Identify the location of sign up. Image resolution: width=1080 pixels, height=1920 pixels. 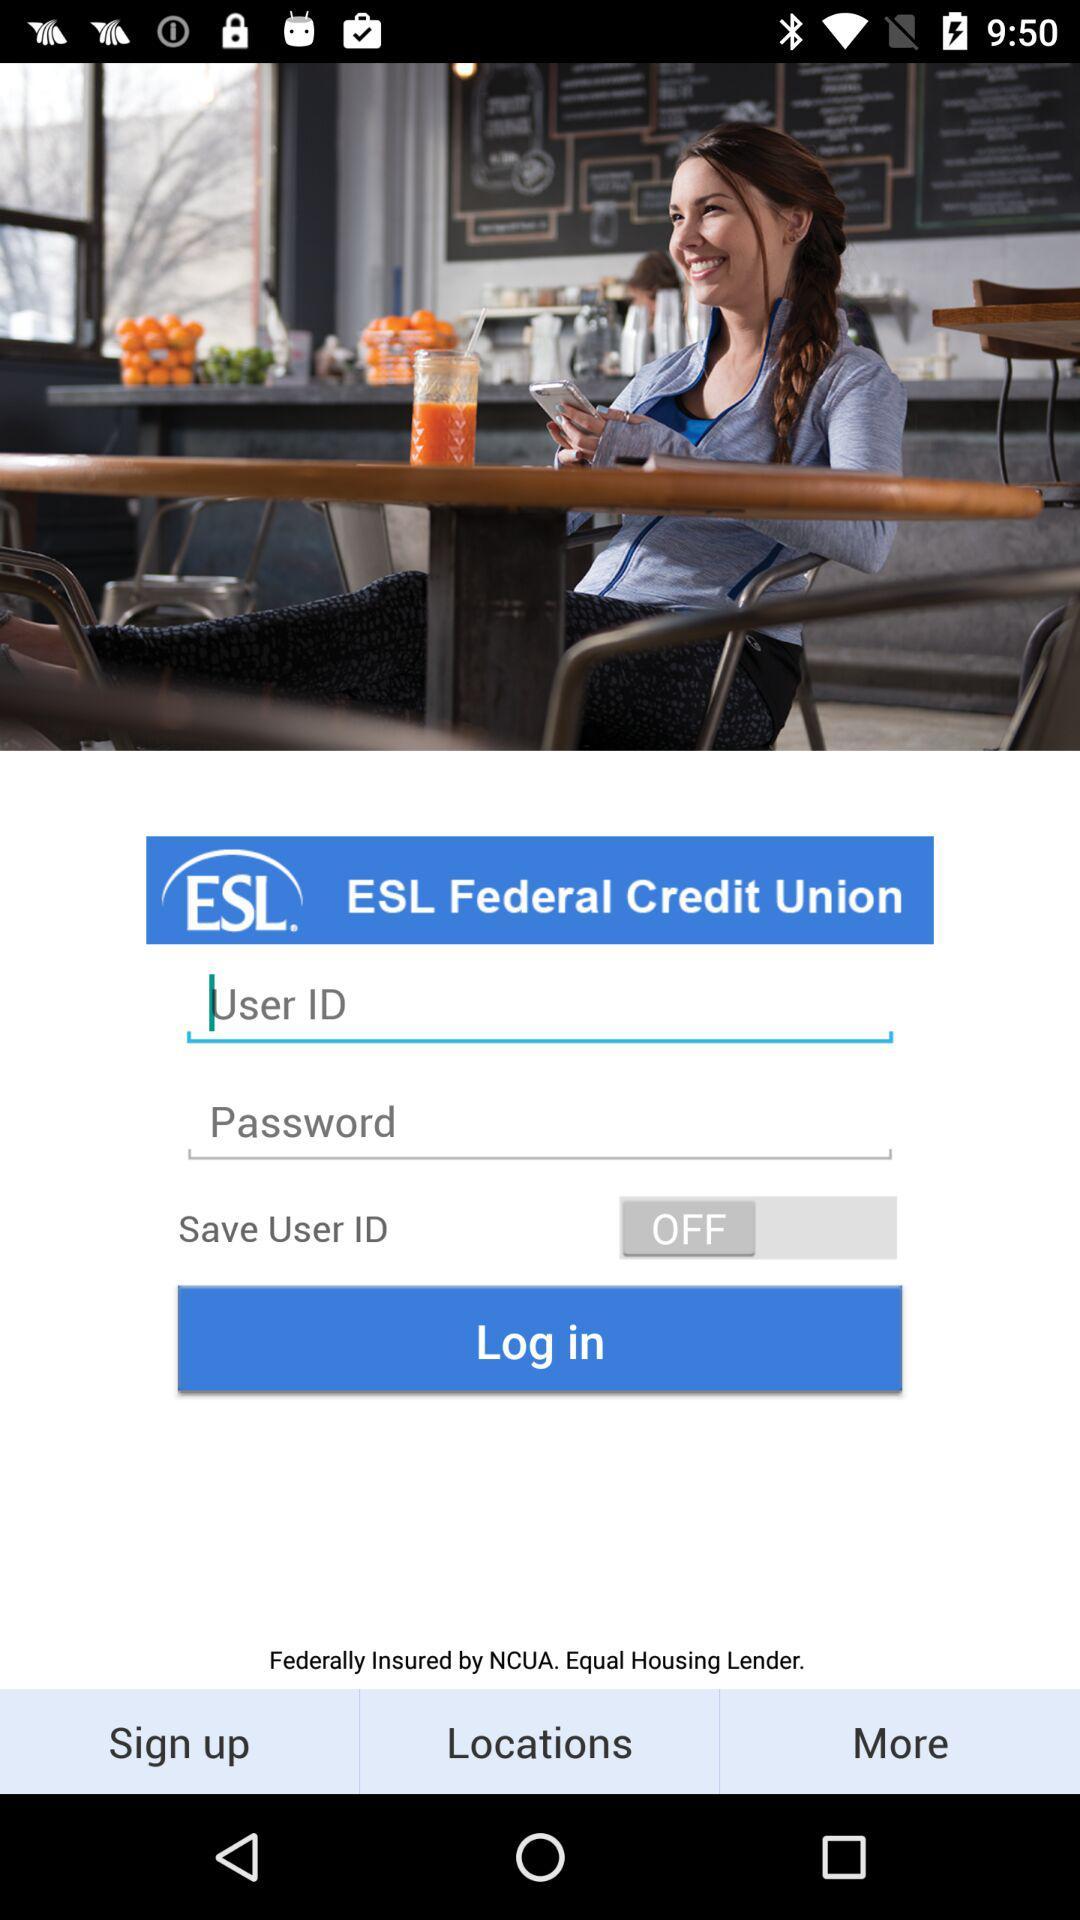
(178, 1740).